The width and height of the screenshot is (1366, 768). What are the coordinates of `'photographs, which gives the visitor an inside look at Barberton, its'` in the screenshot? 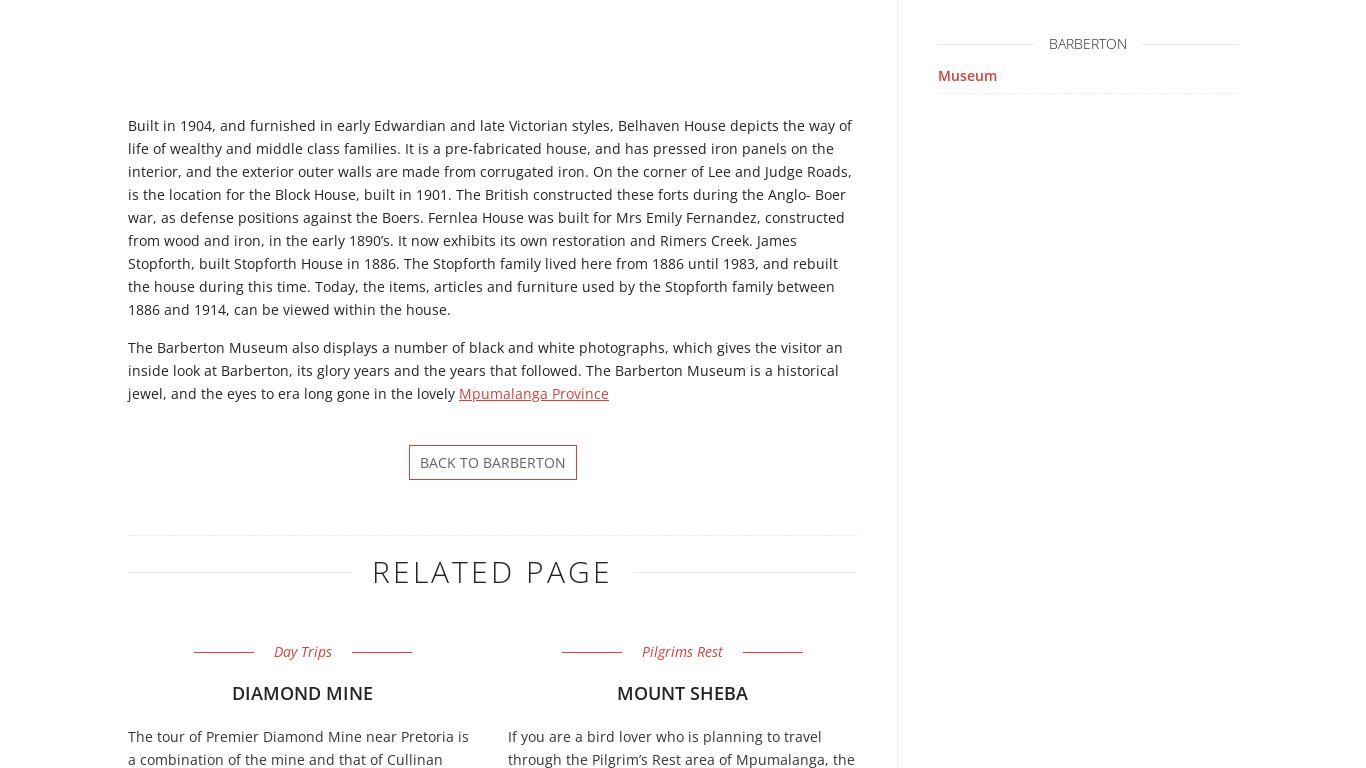 It's located at (485, 358).